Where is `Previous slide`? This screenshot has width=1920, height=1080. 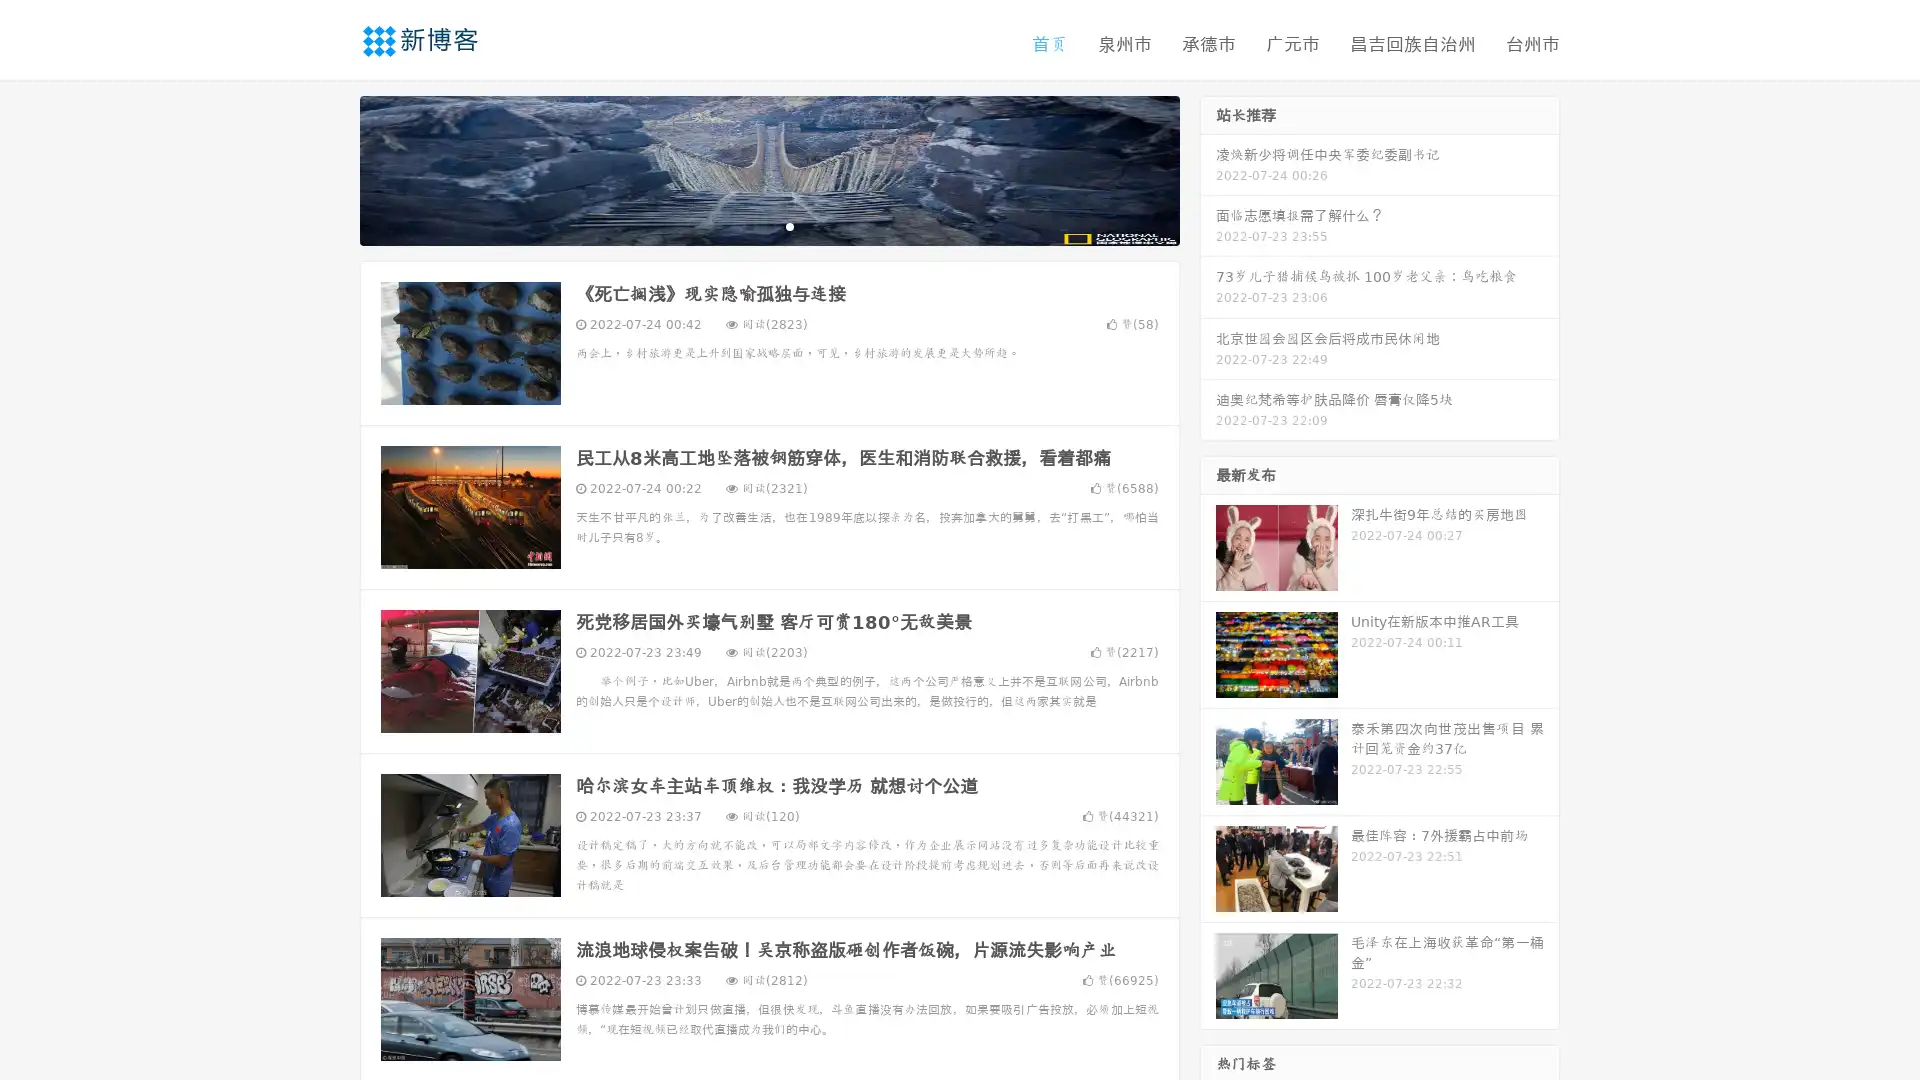
Previous slide is located at coordinates (330, 168).